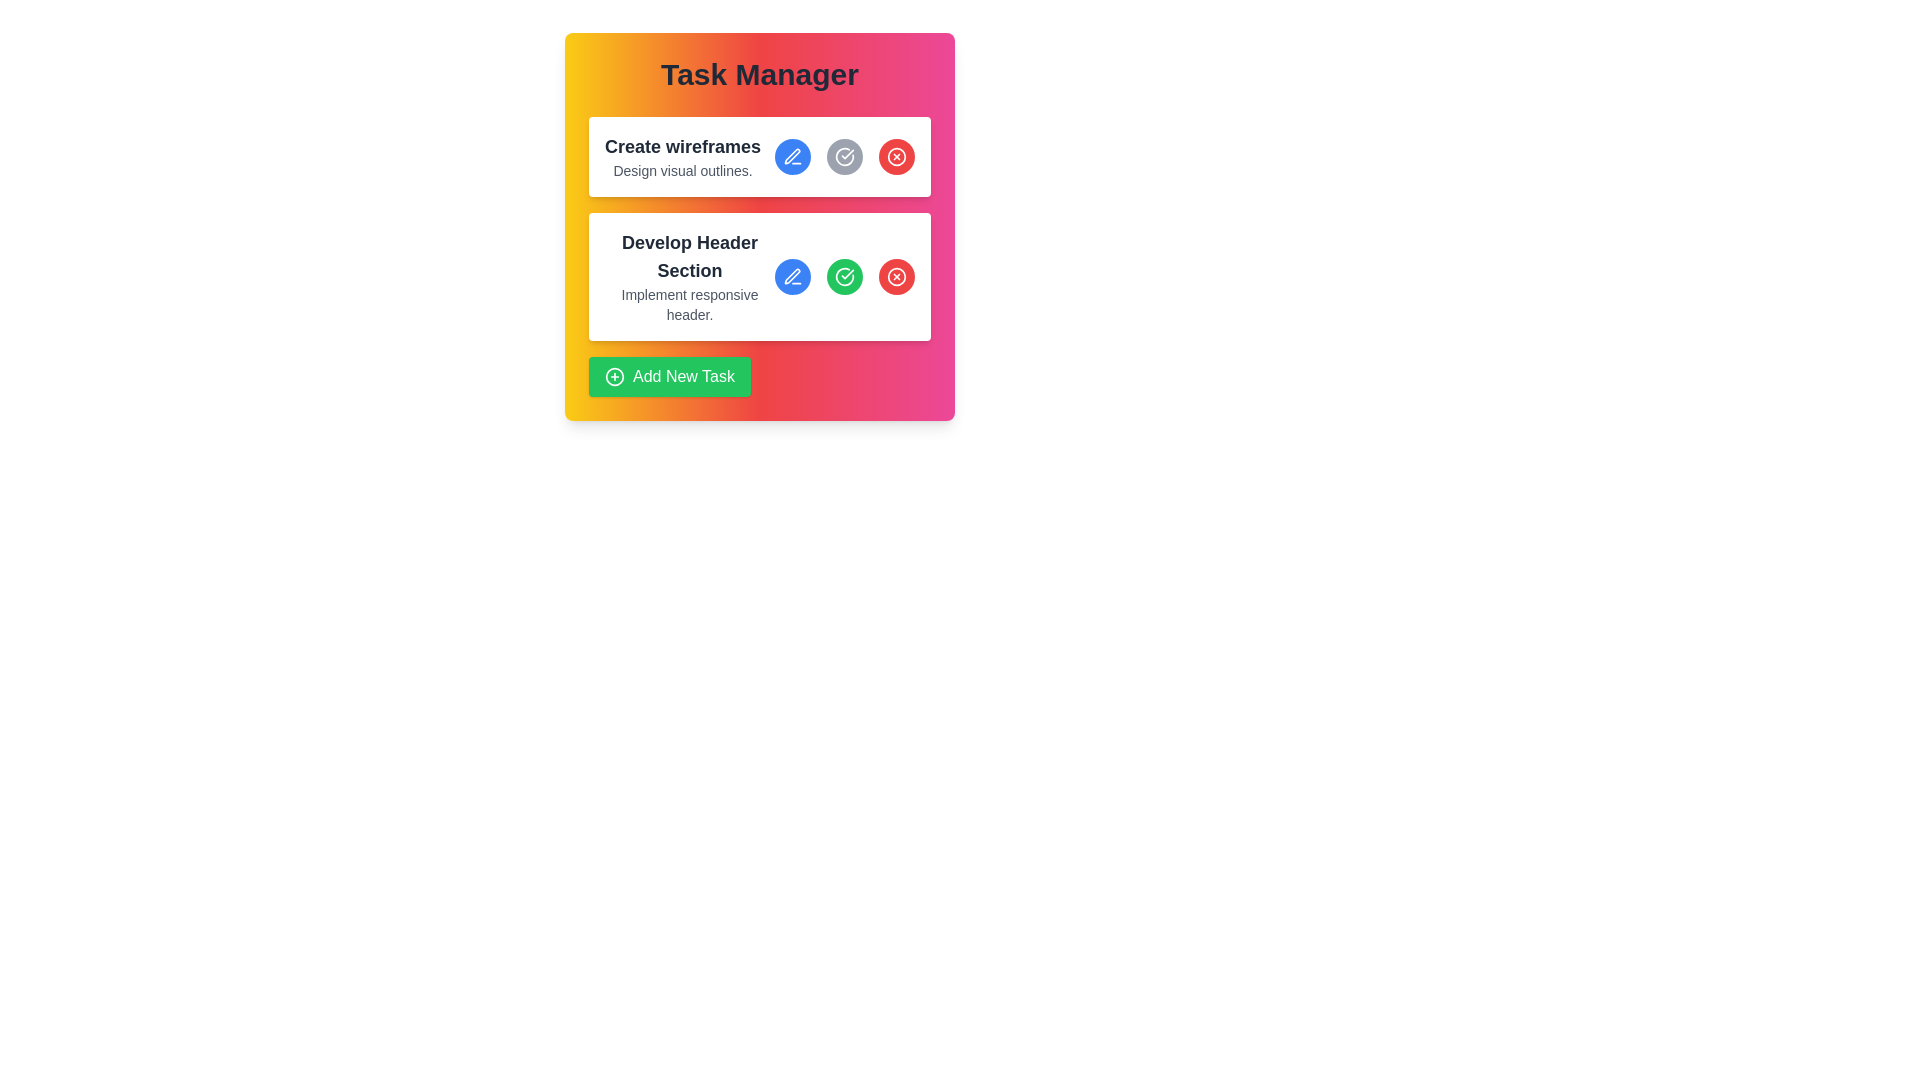  What do you see at coordinates (896, 277) in the screenshot?
I see `the red circular button with an 'X' icon` at bounding box center [896, 277].